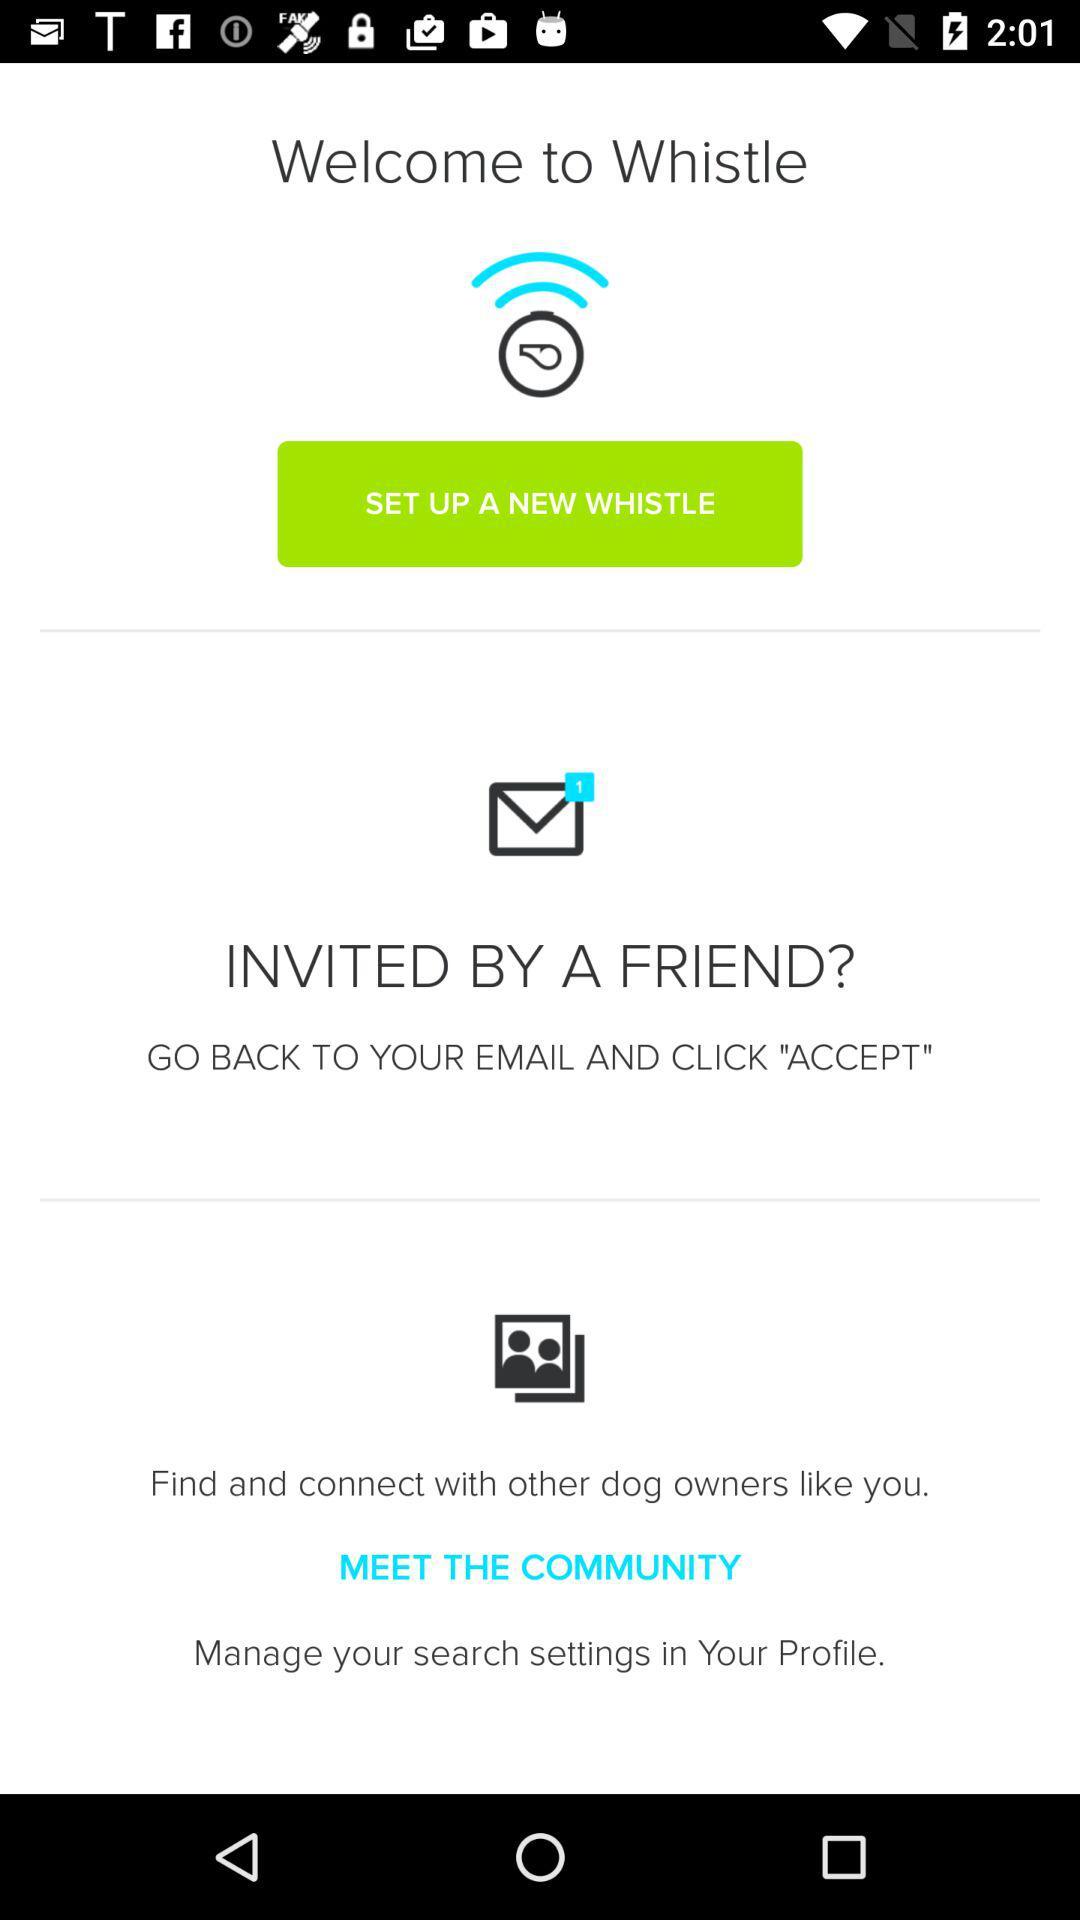 This screenshot has height=1920, width=1080. What do you see at coordinates (540, 1567) in the screenshot?
I see `the meet the community item` at bounding box center [540, 1567].